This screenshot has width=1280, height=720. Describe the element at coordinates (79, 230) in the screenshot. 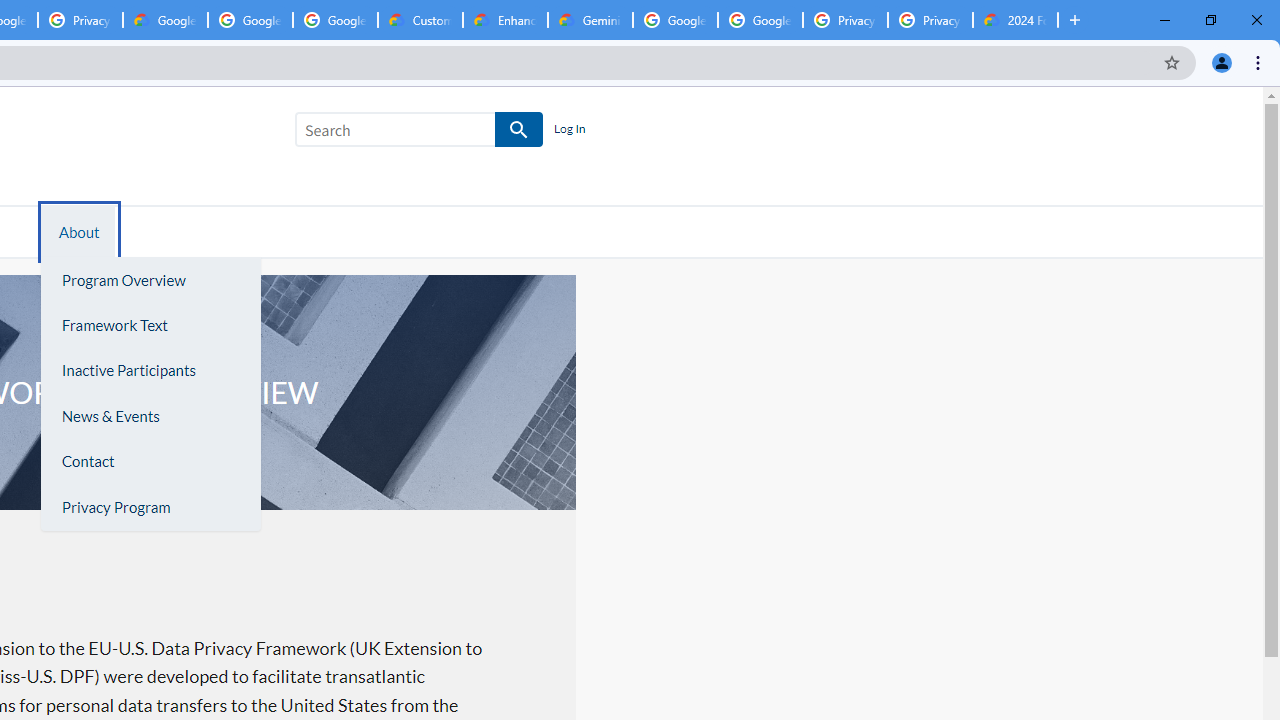

I see `'About'` at that location.